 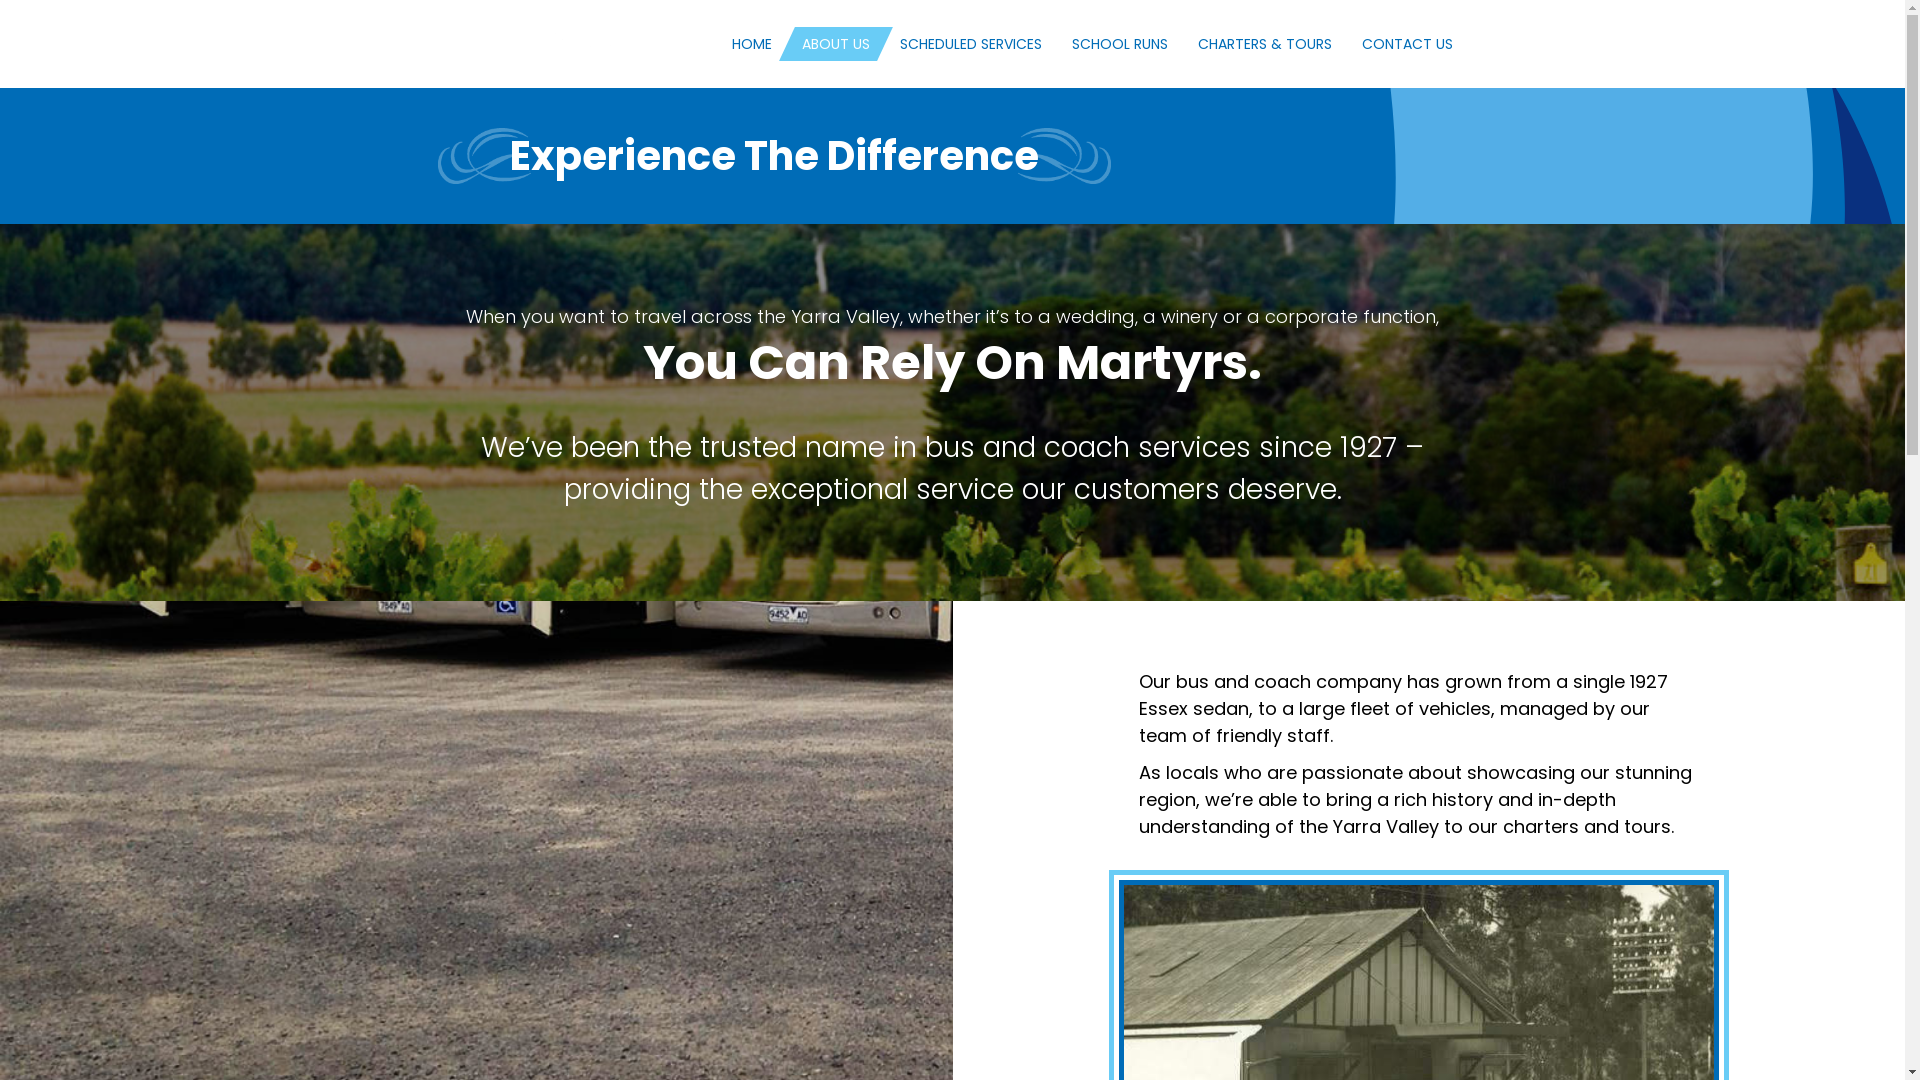 What do you see at coordinates (1398, 43) in the screenshot?
I see `'CONTACT US'` at bounding box center [1398, 43].